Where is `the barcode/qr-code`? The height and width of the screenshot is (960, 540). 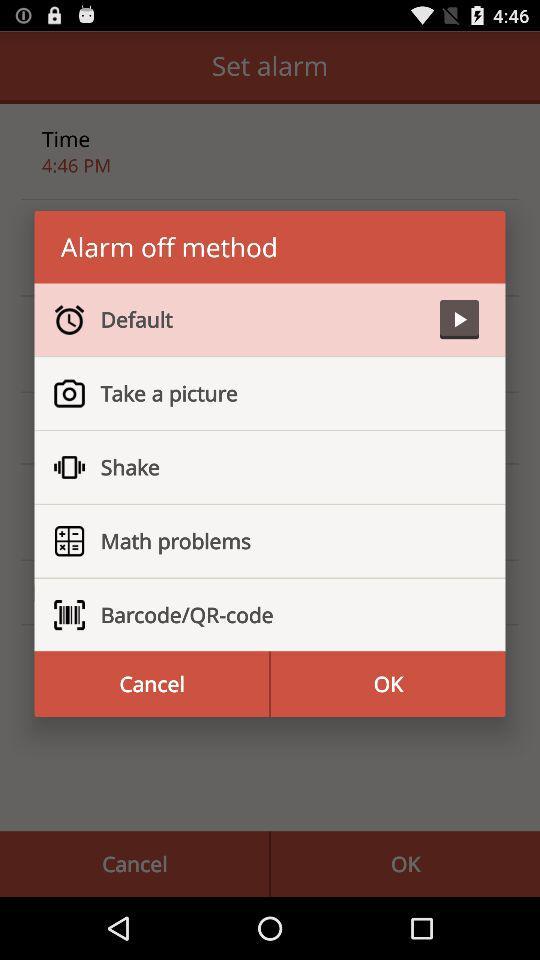 the barcode/qr-code is located at coordinates (280, 614).